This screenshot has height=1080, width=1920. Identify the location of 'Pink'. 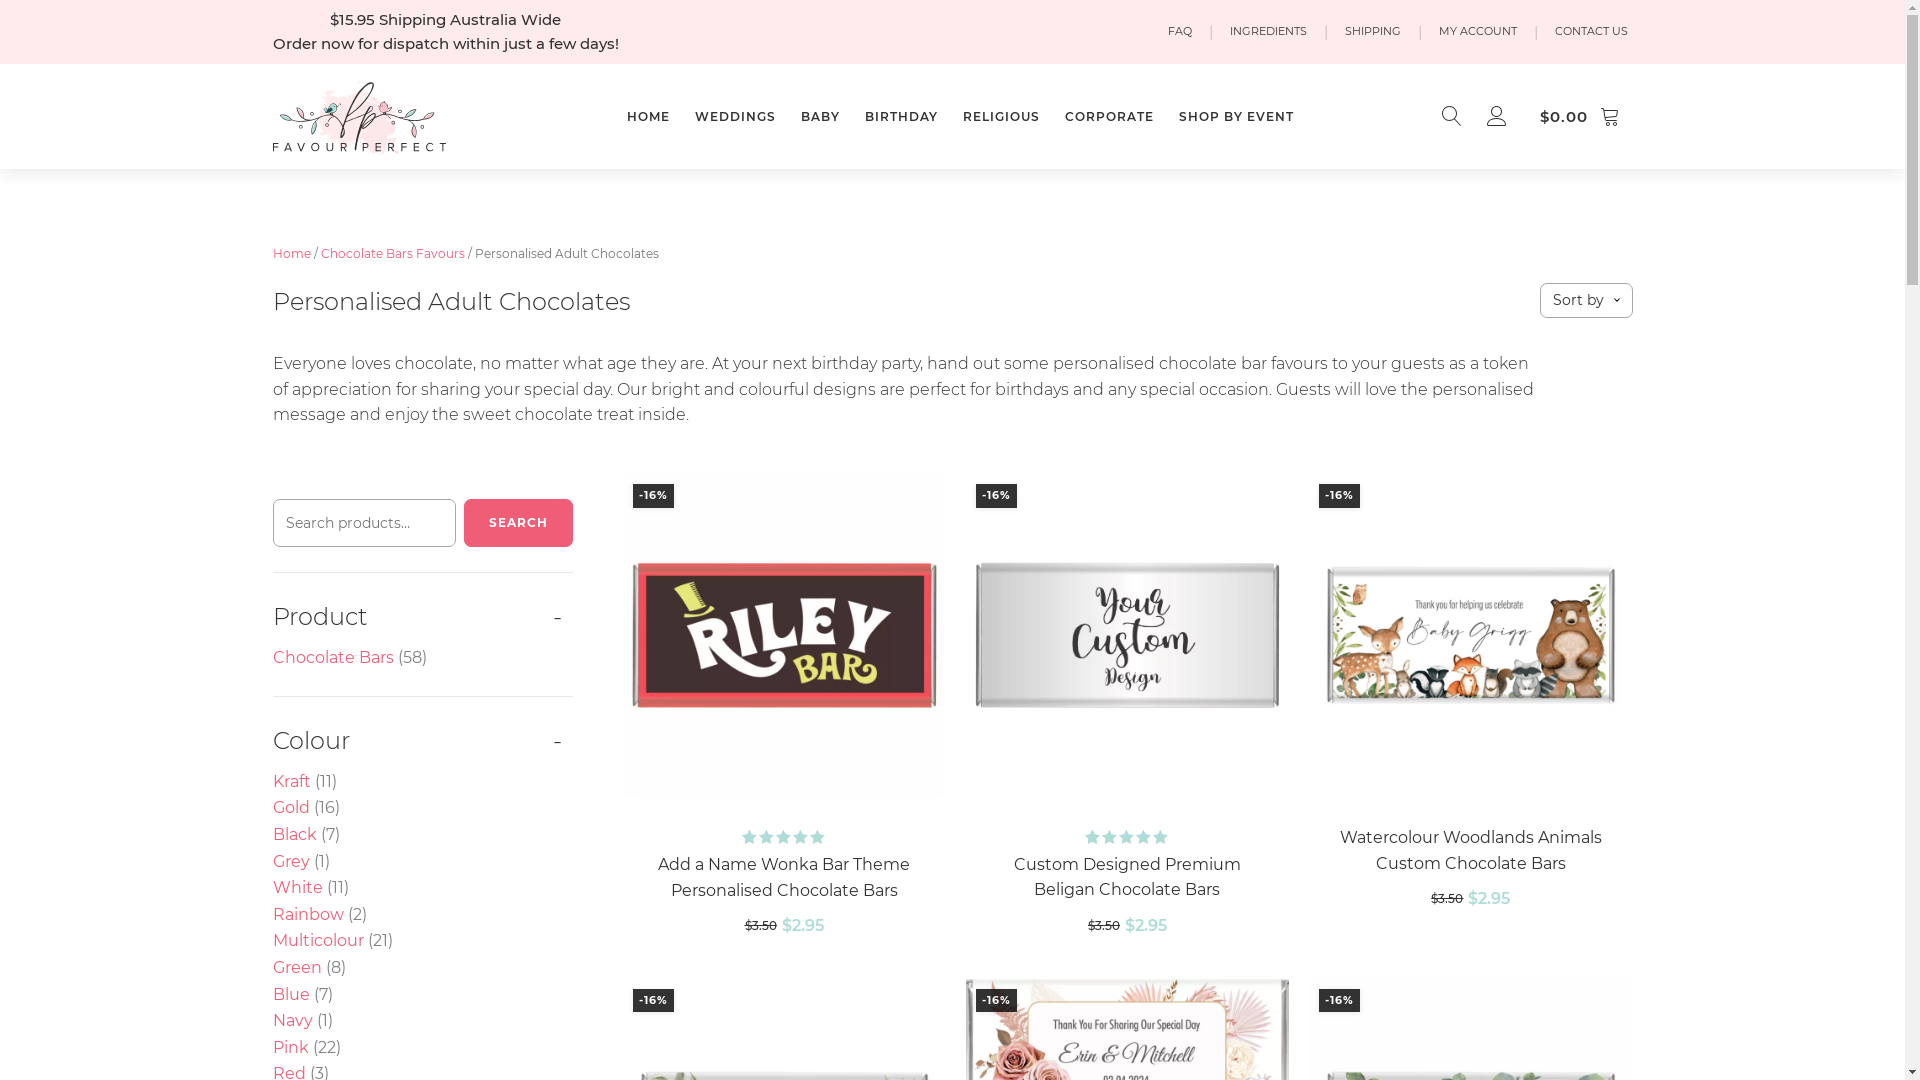
(288, 1046).